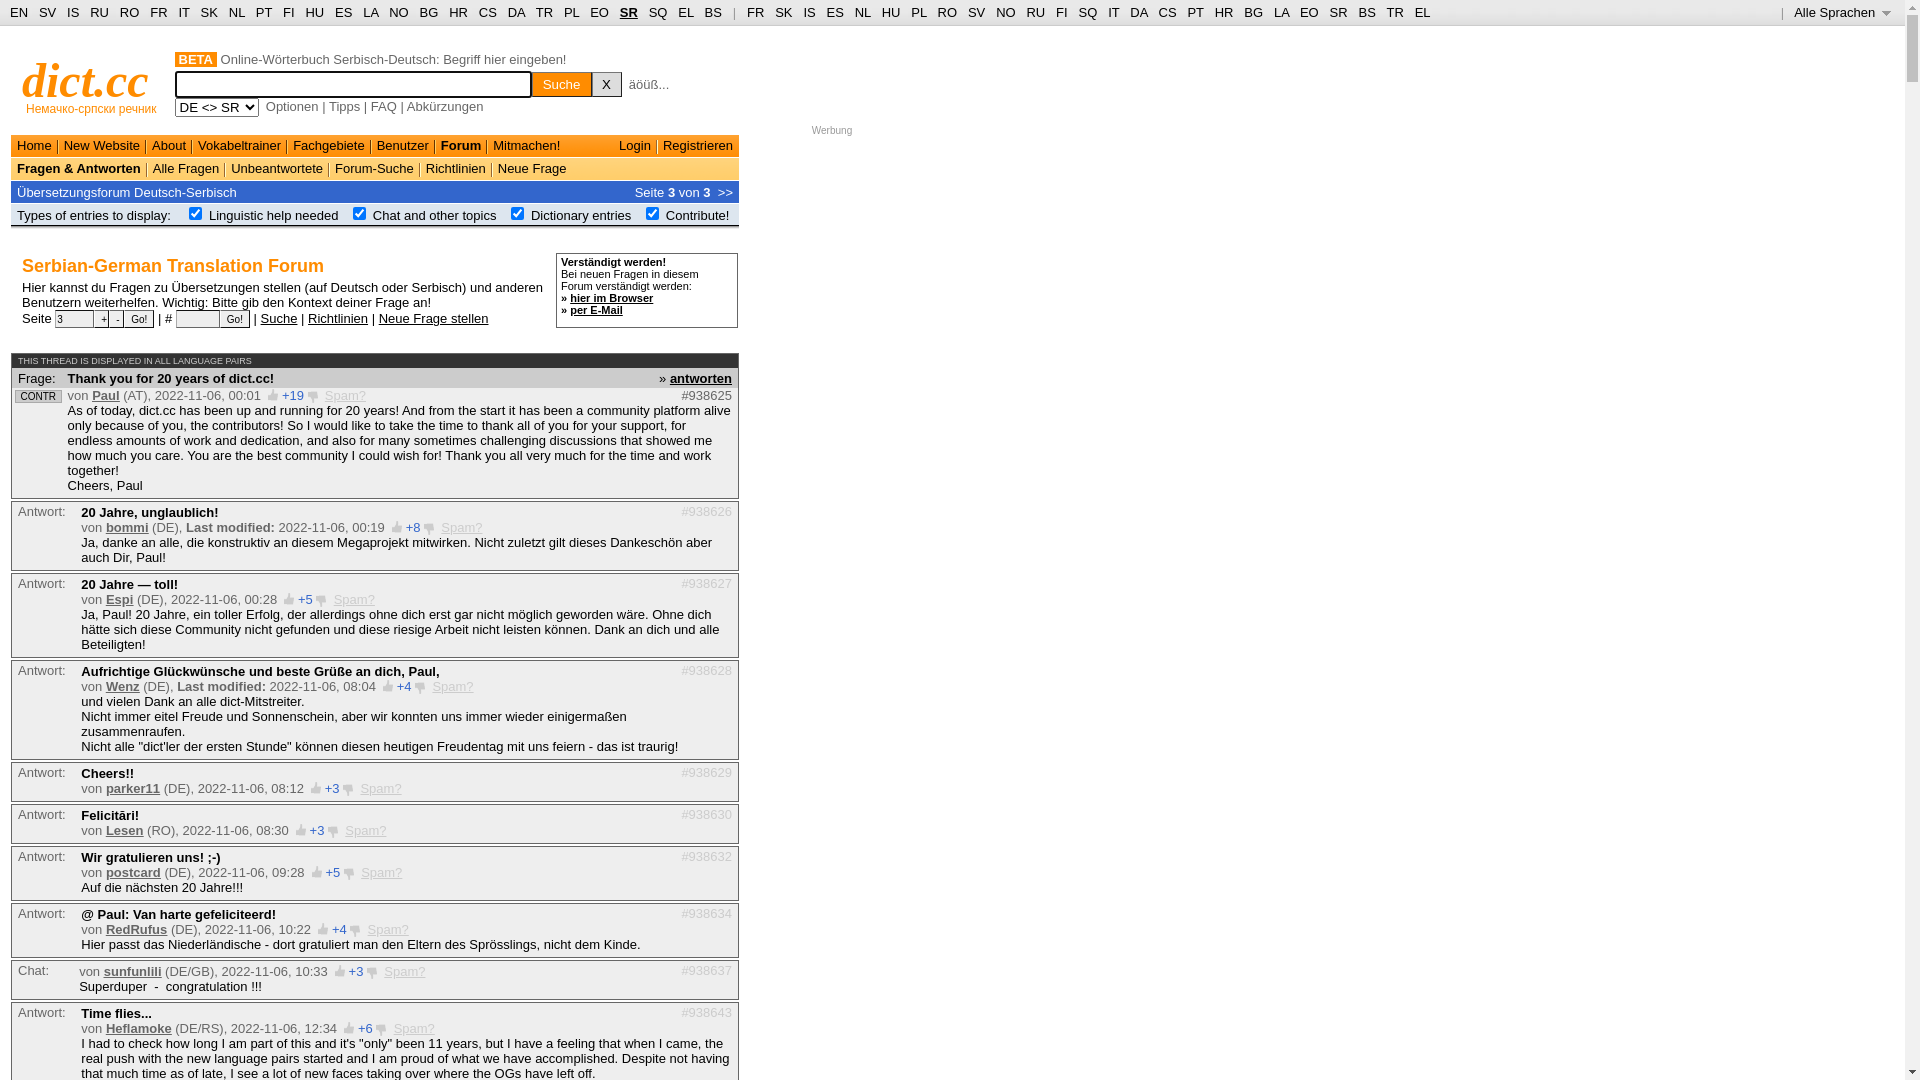 The width and height of the screenshot is (1920, 1080). I want to click on '#938643', so click(681, 1011).